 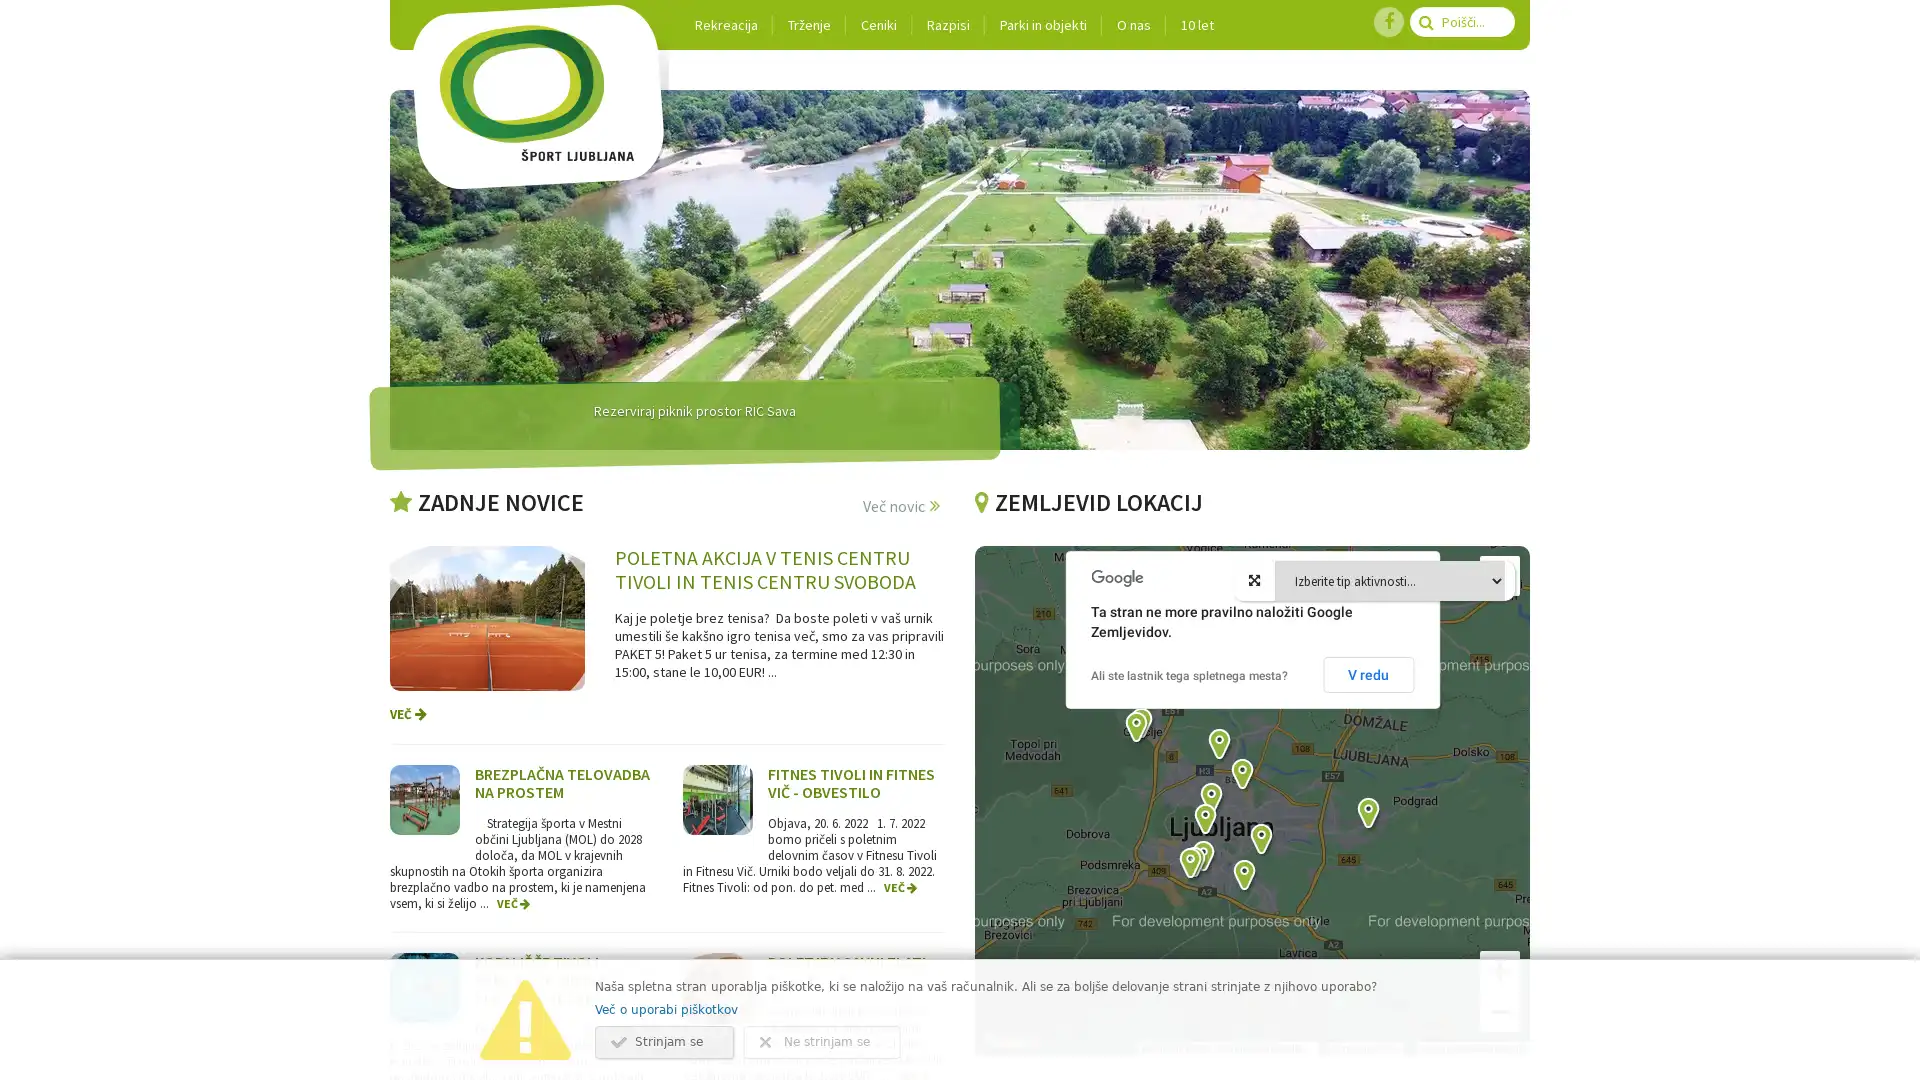 I want to click on Kako do nas?, so click(x=1227, y=770).